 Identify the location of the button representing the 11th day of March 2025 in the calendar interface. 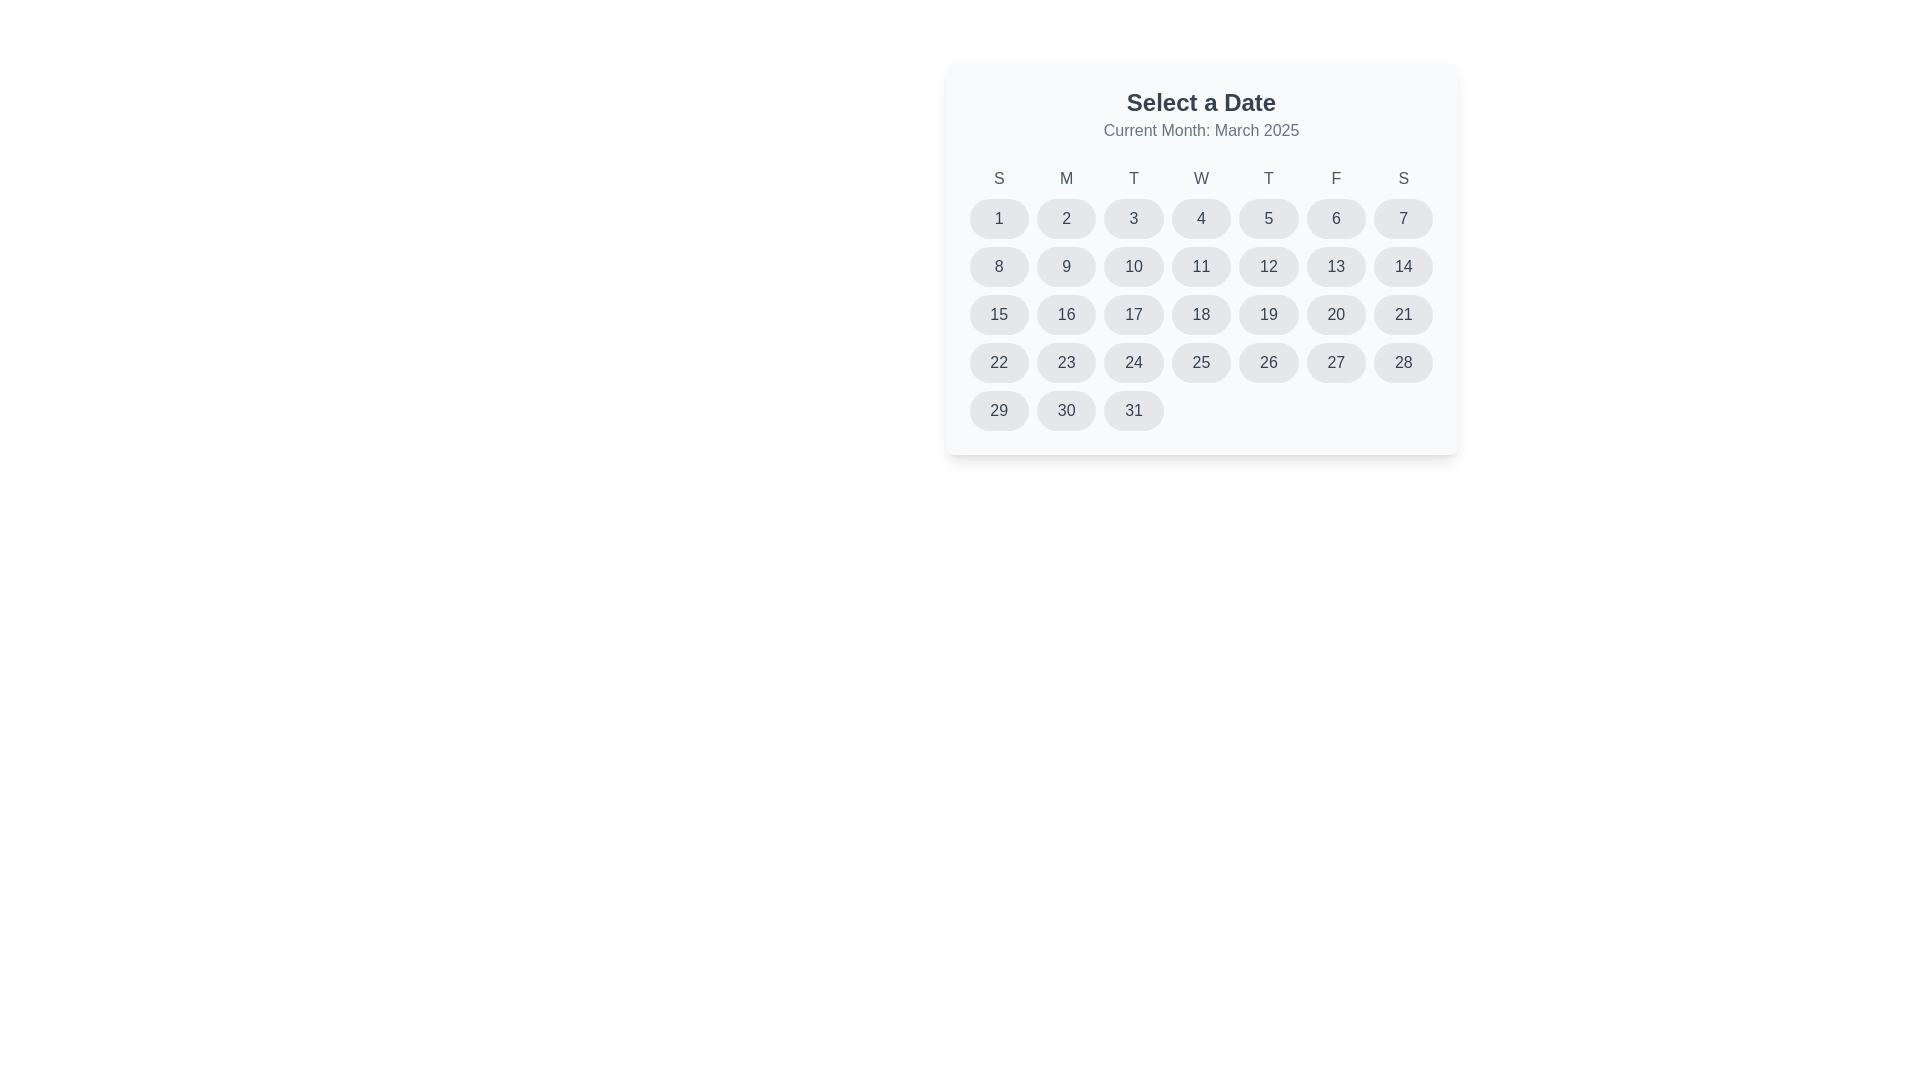
(1200, 265).